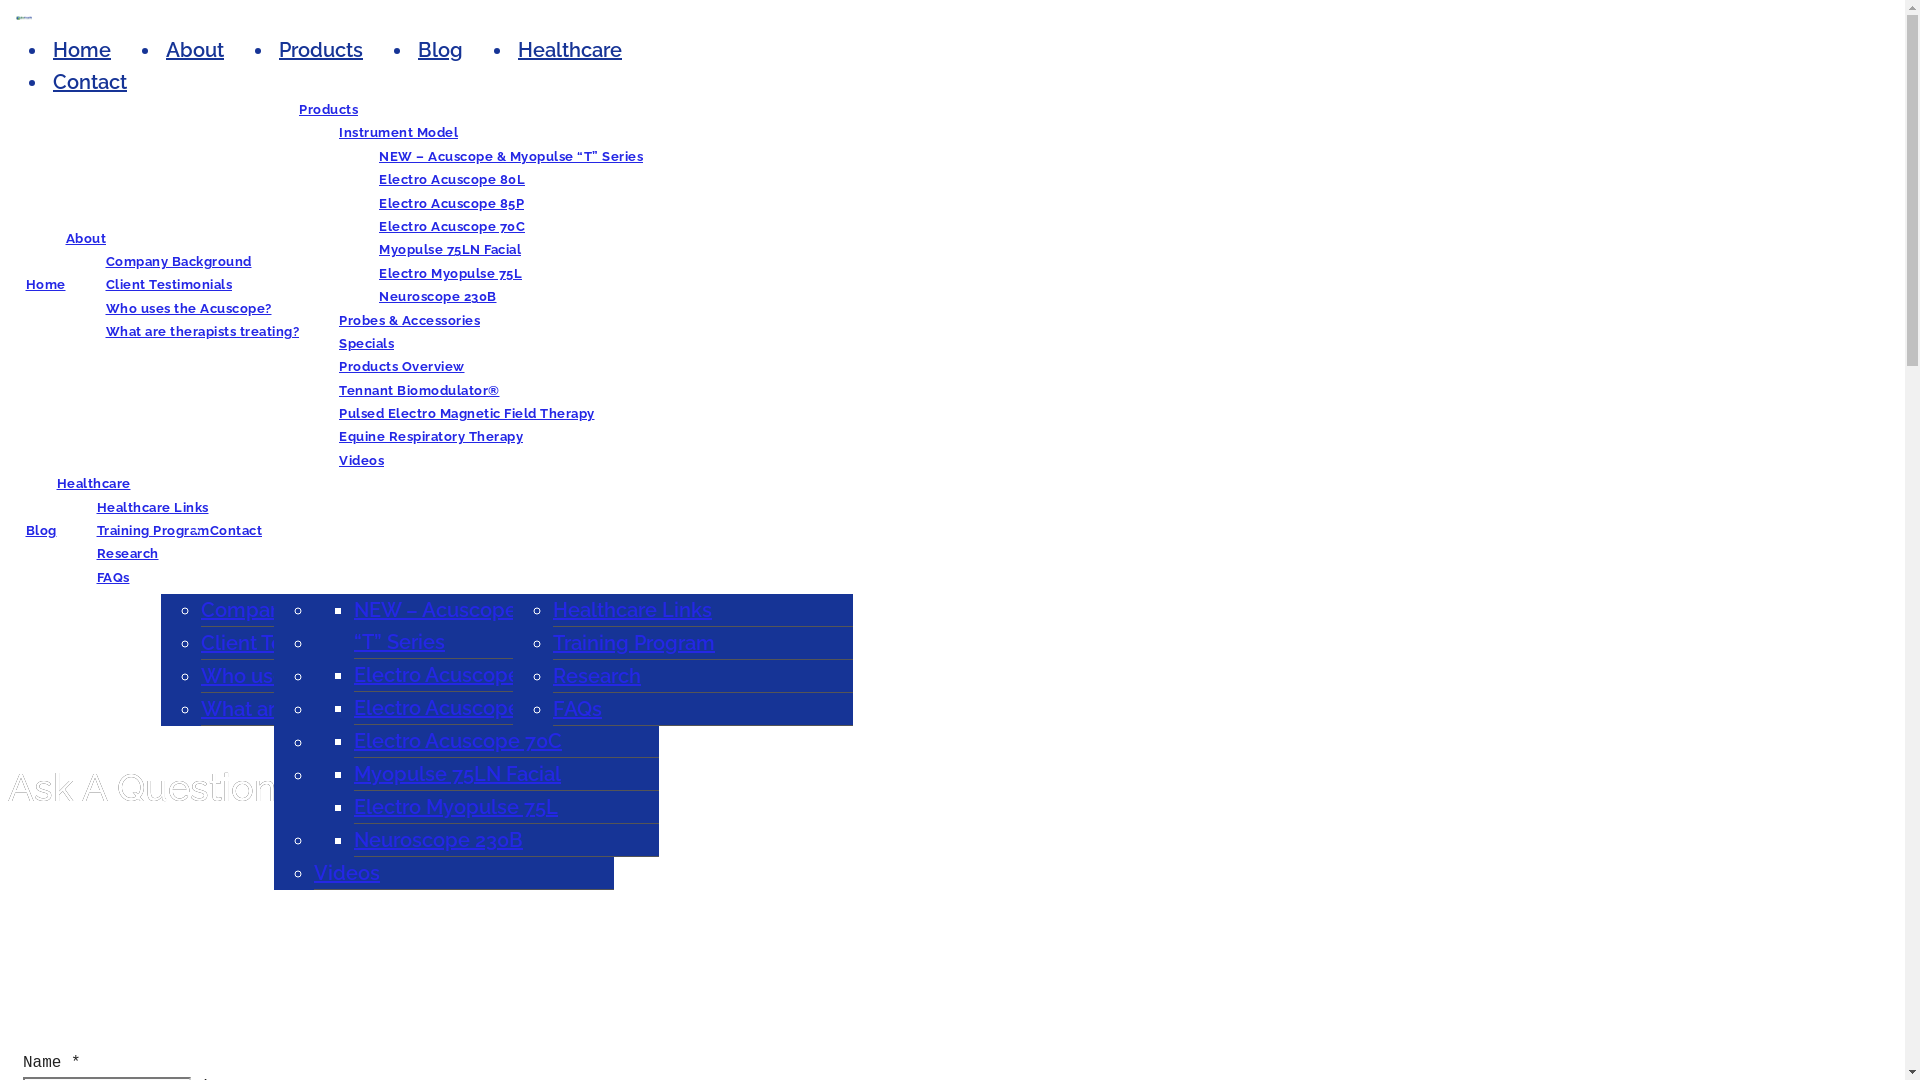 The width and height of the screenshot is (1920, 1080). What do you see at coordinates (91, 483) in the screenshot?
I see `'Healthcare'` at bounding box center [91, 483].